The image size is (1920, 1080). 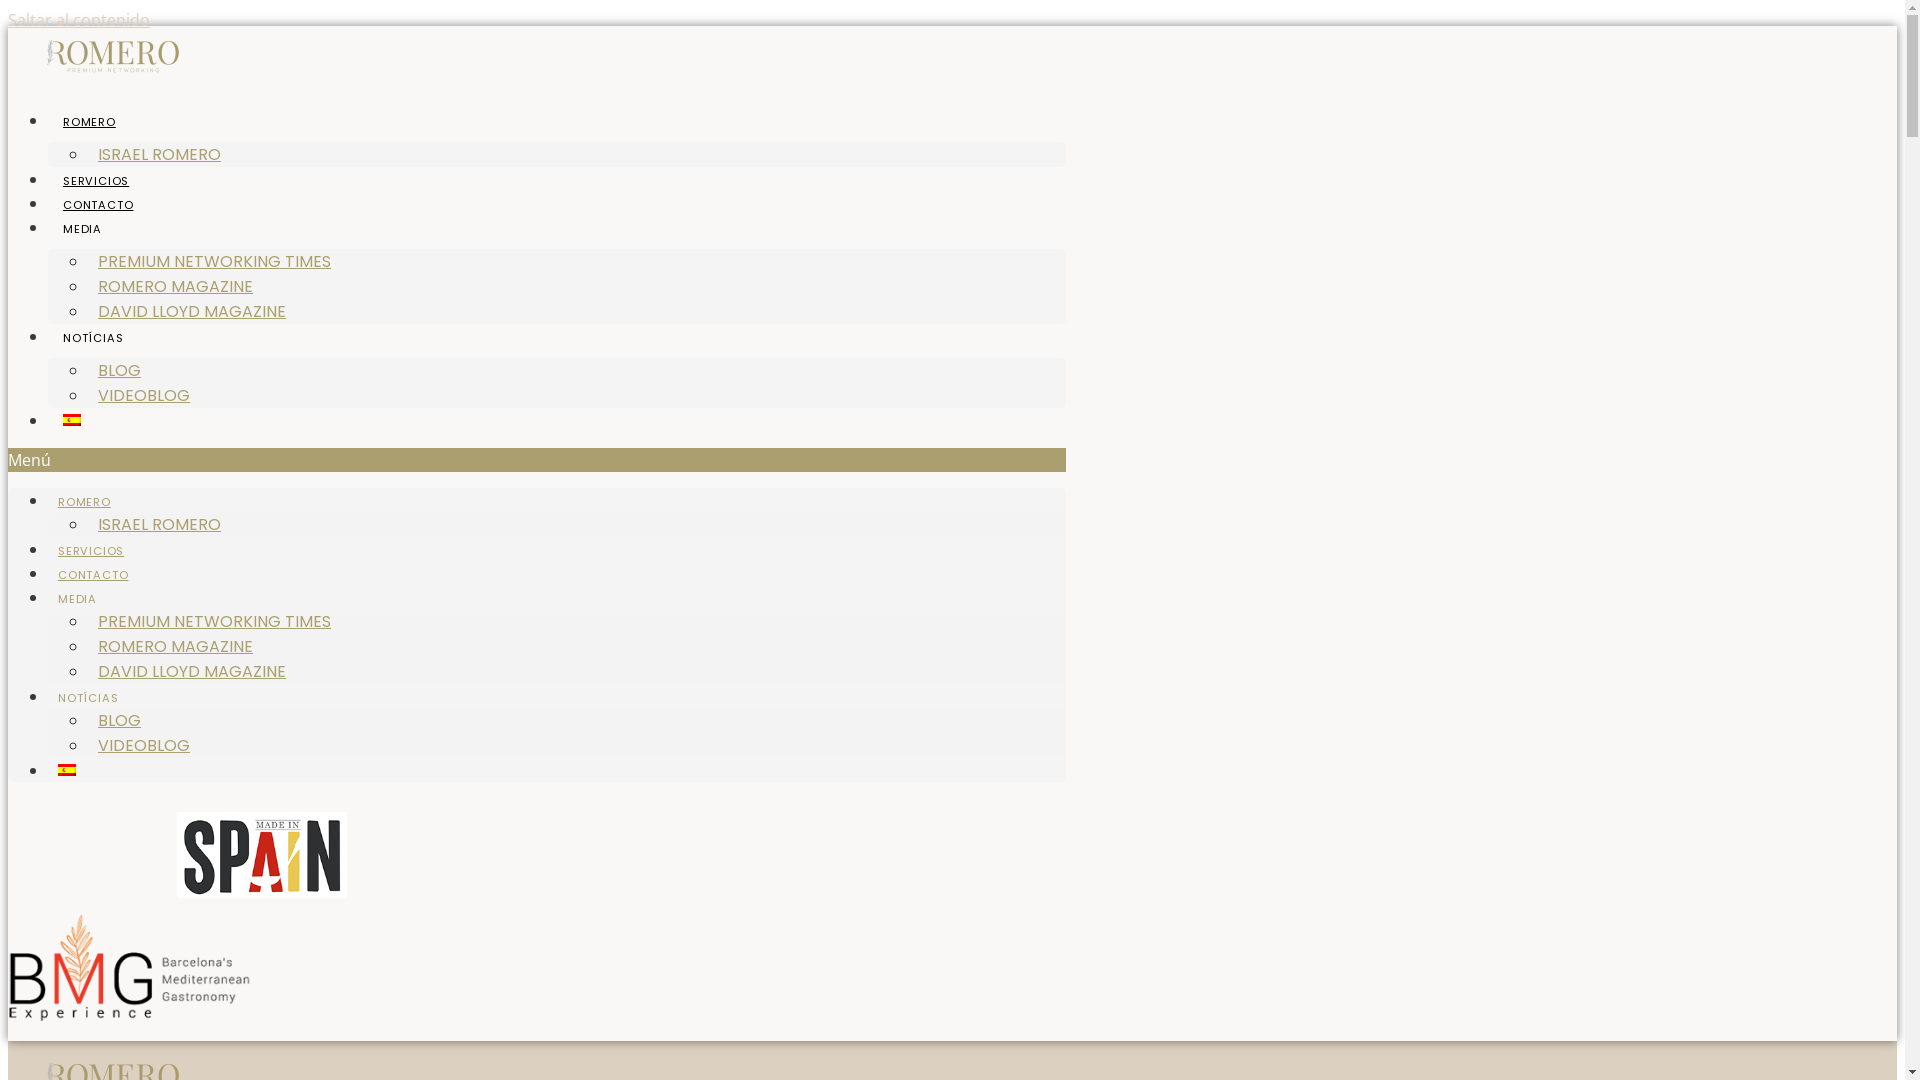 I want to click on 'Saltar al contenido', so click(x=78, y=19).